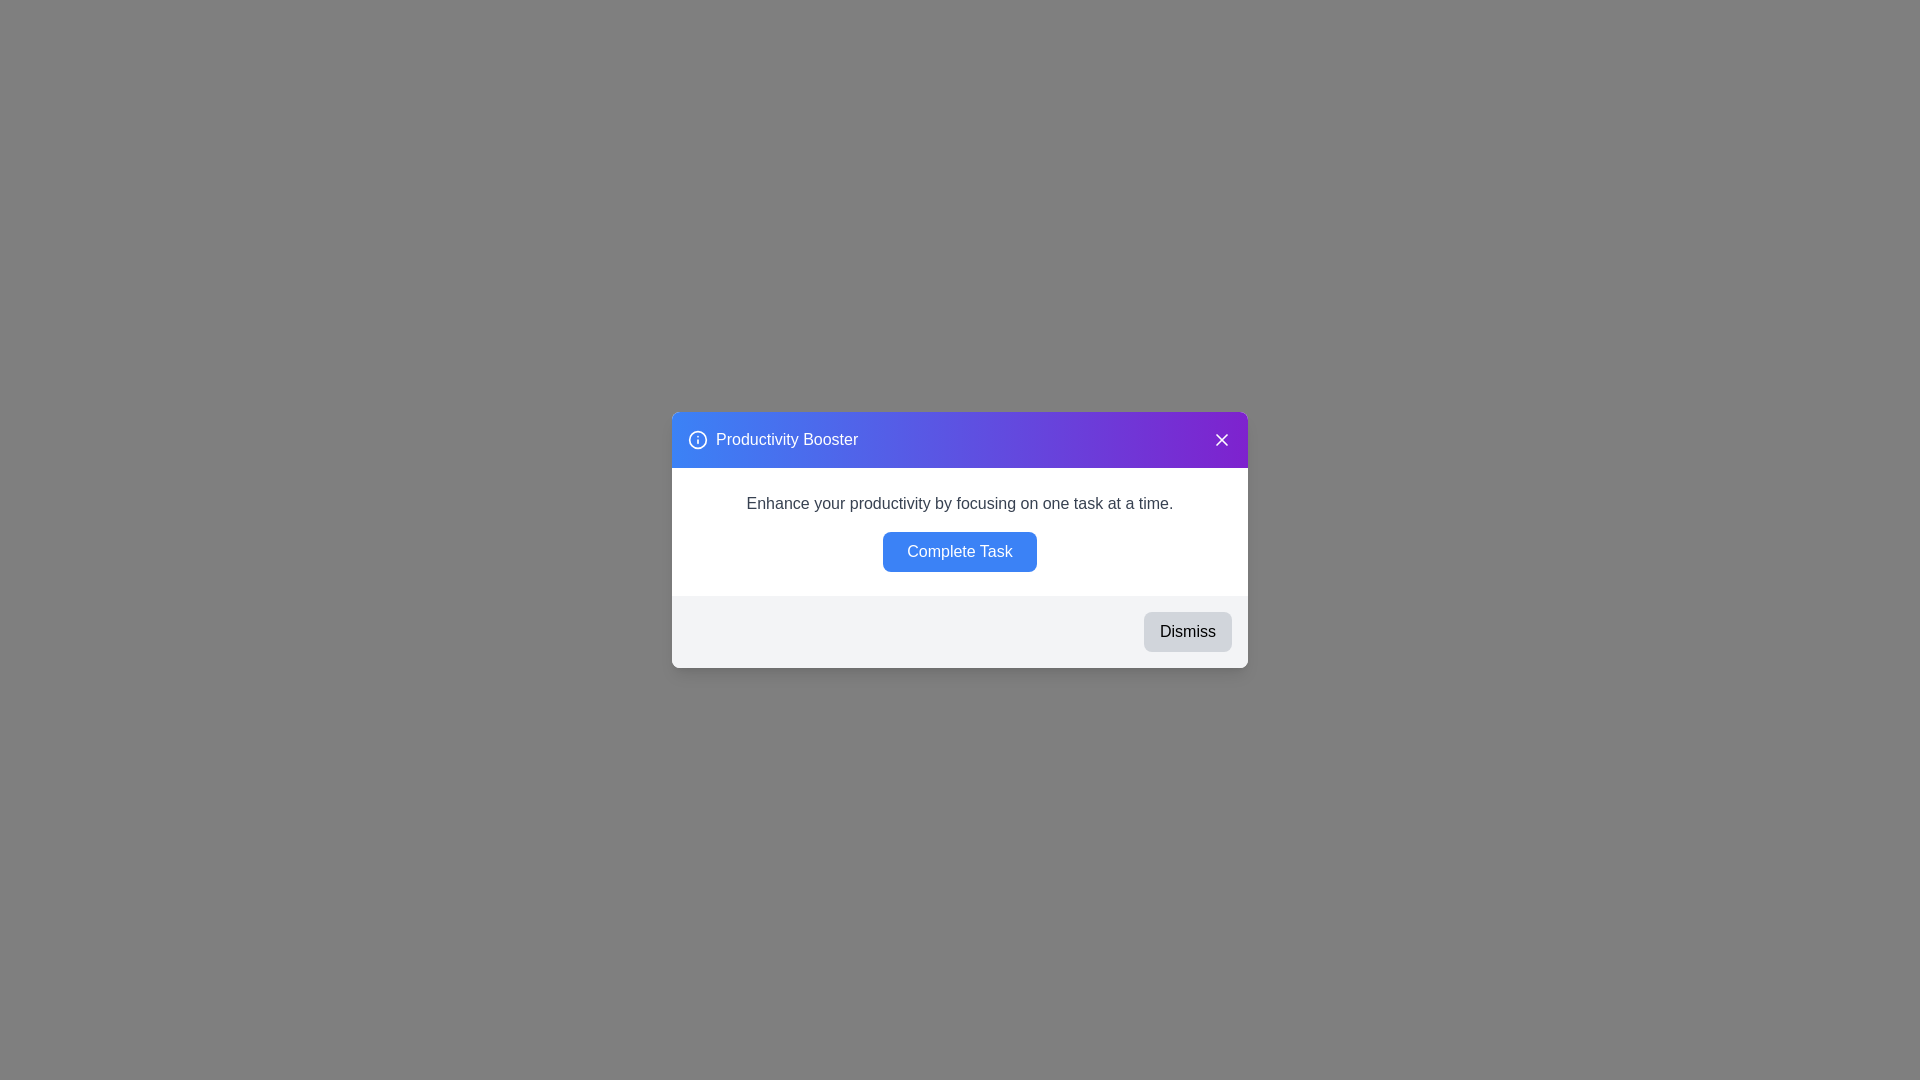 The height and width of the screenshot is (1080, 1920). Describe the element at coordinates (1188, 632) in the screenshot. I see `the 'Dismiss' button to close the dialog` at that location.